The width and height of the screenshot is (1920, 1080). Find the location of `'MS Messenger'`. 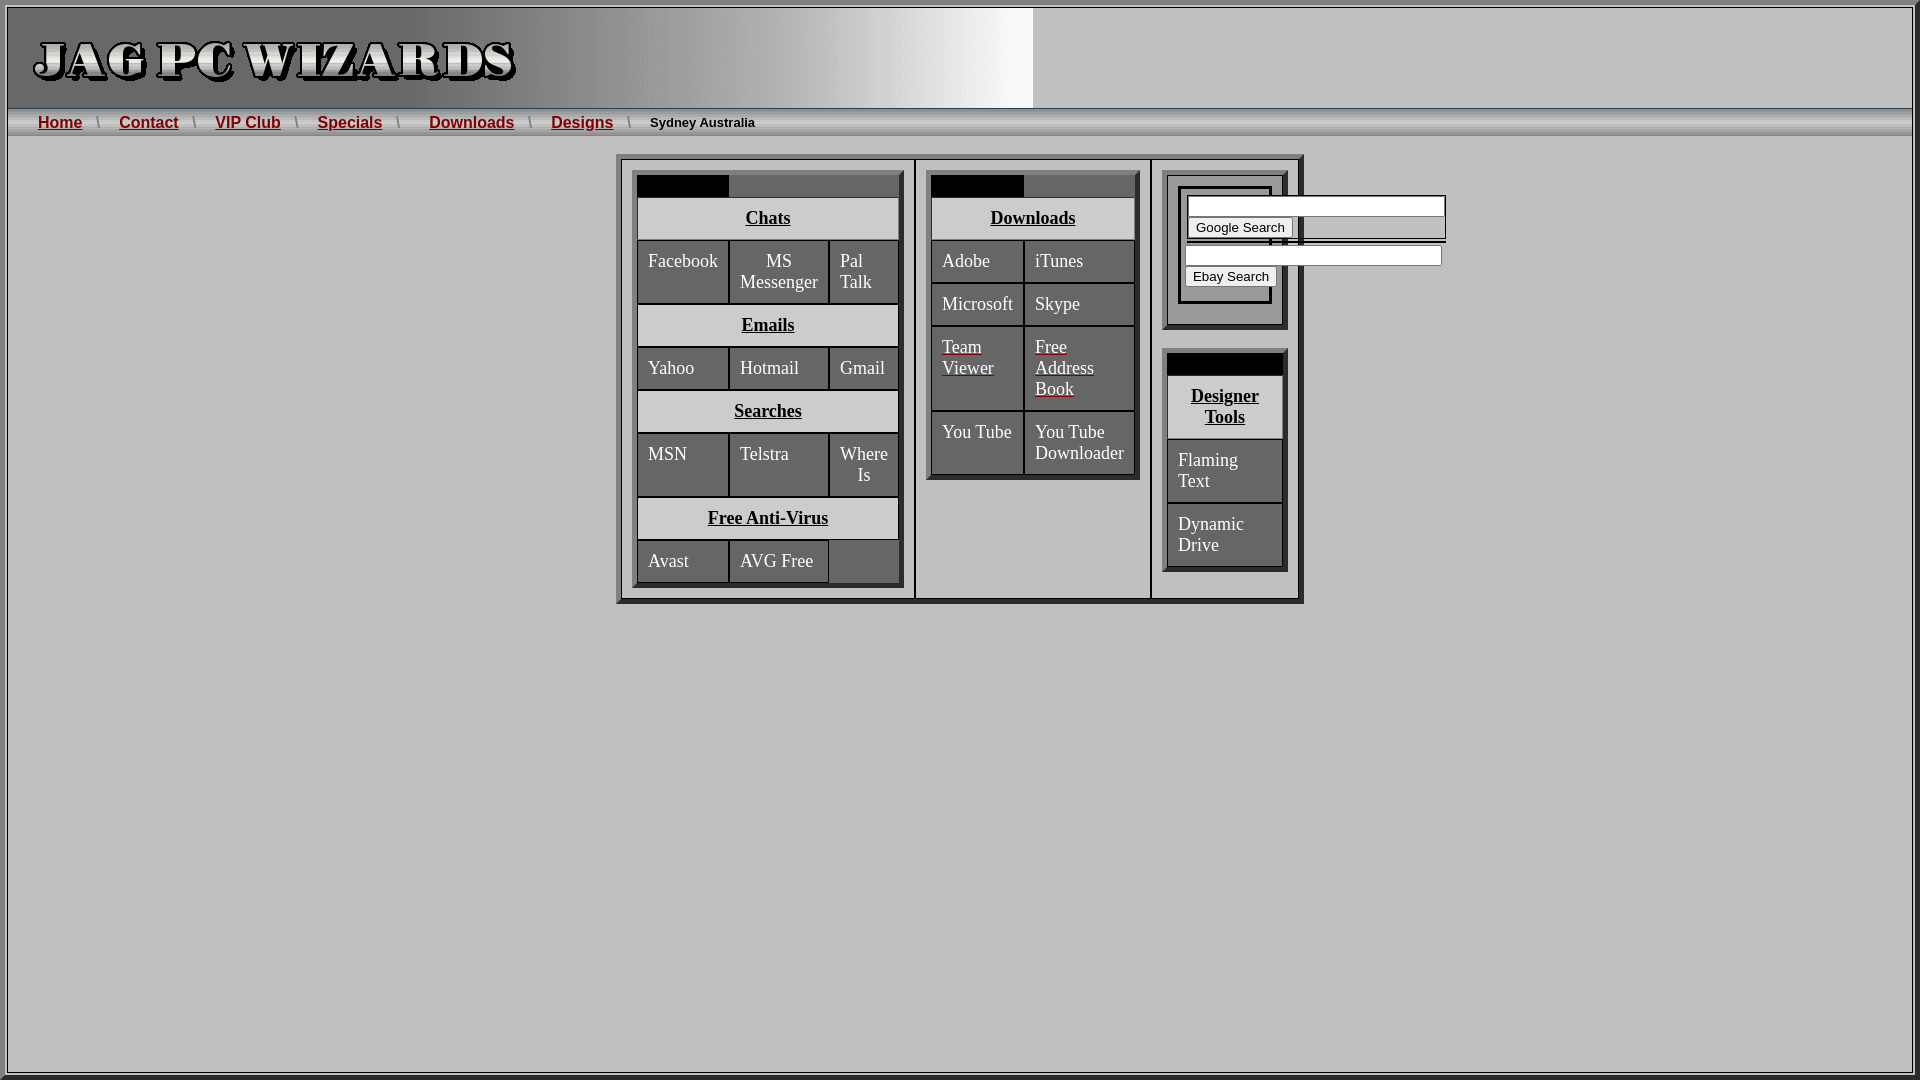

'MS Messenger' is located at coordinates (777, 272).